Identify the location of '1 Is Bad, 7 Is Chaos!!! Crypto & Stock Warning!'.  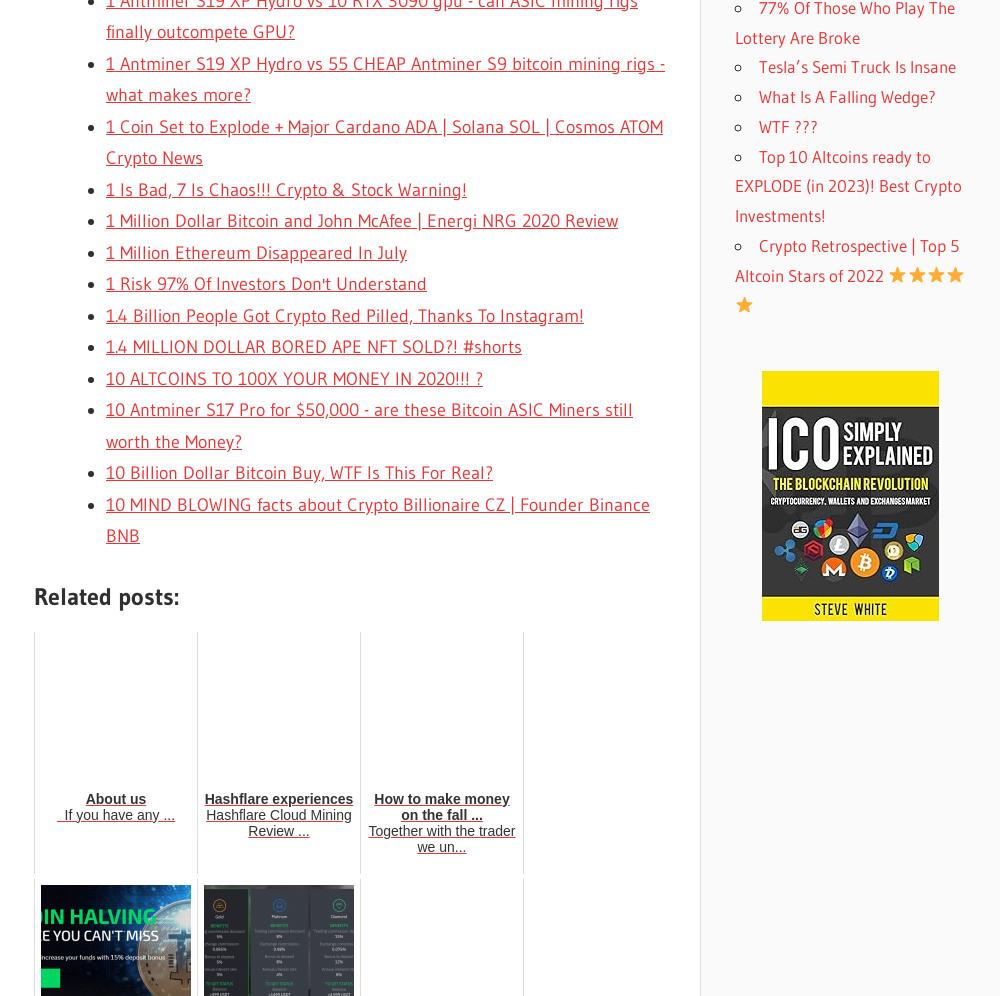
(286, 189).